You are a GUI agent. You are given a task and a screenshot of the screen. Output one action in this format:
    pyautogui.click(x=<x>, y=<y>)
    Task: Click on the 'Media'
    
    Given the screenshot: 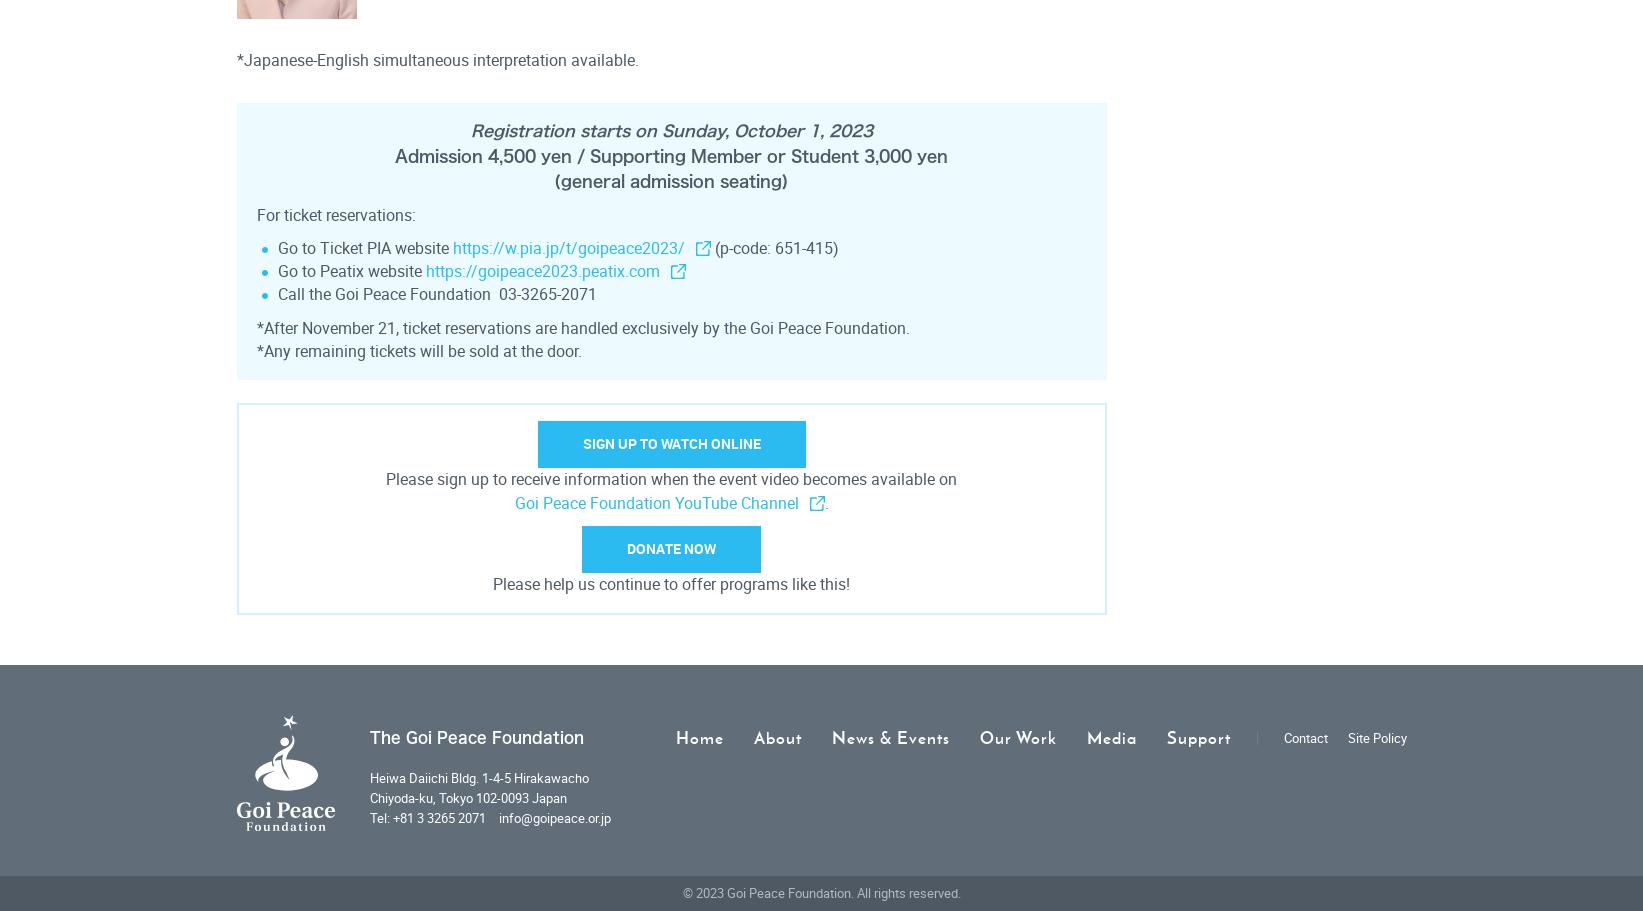 What is the action you would take?
    pyautogui.click(x=1110, y=736)
    